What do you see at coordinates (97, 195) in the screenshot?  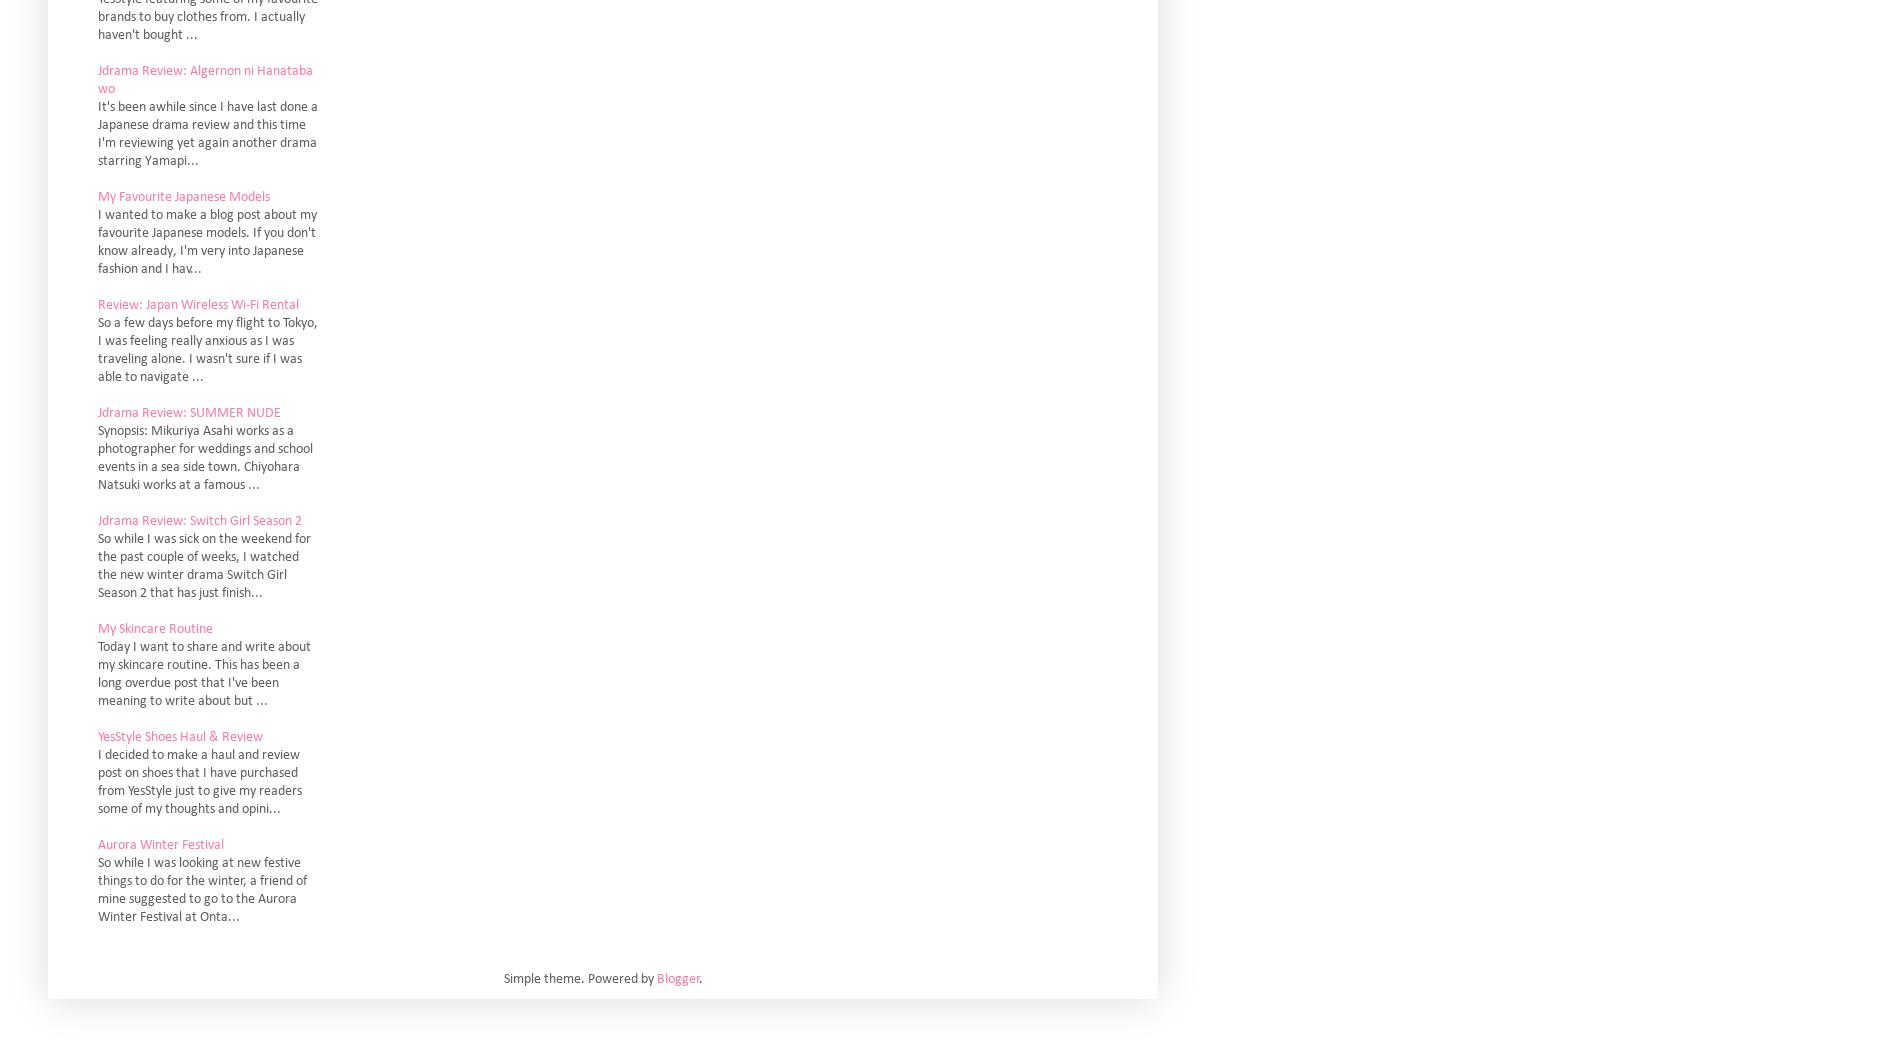 I see `'My Favourite Japanese Models'` at bounding box center [97, 195].